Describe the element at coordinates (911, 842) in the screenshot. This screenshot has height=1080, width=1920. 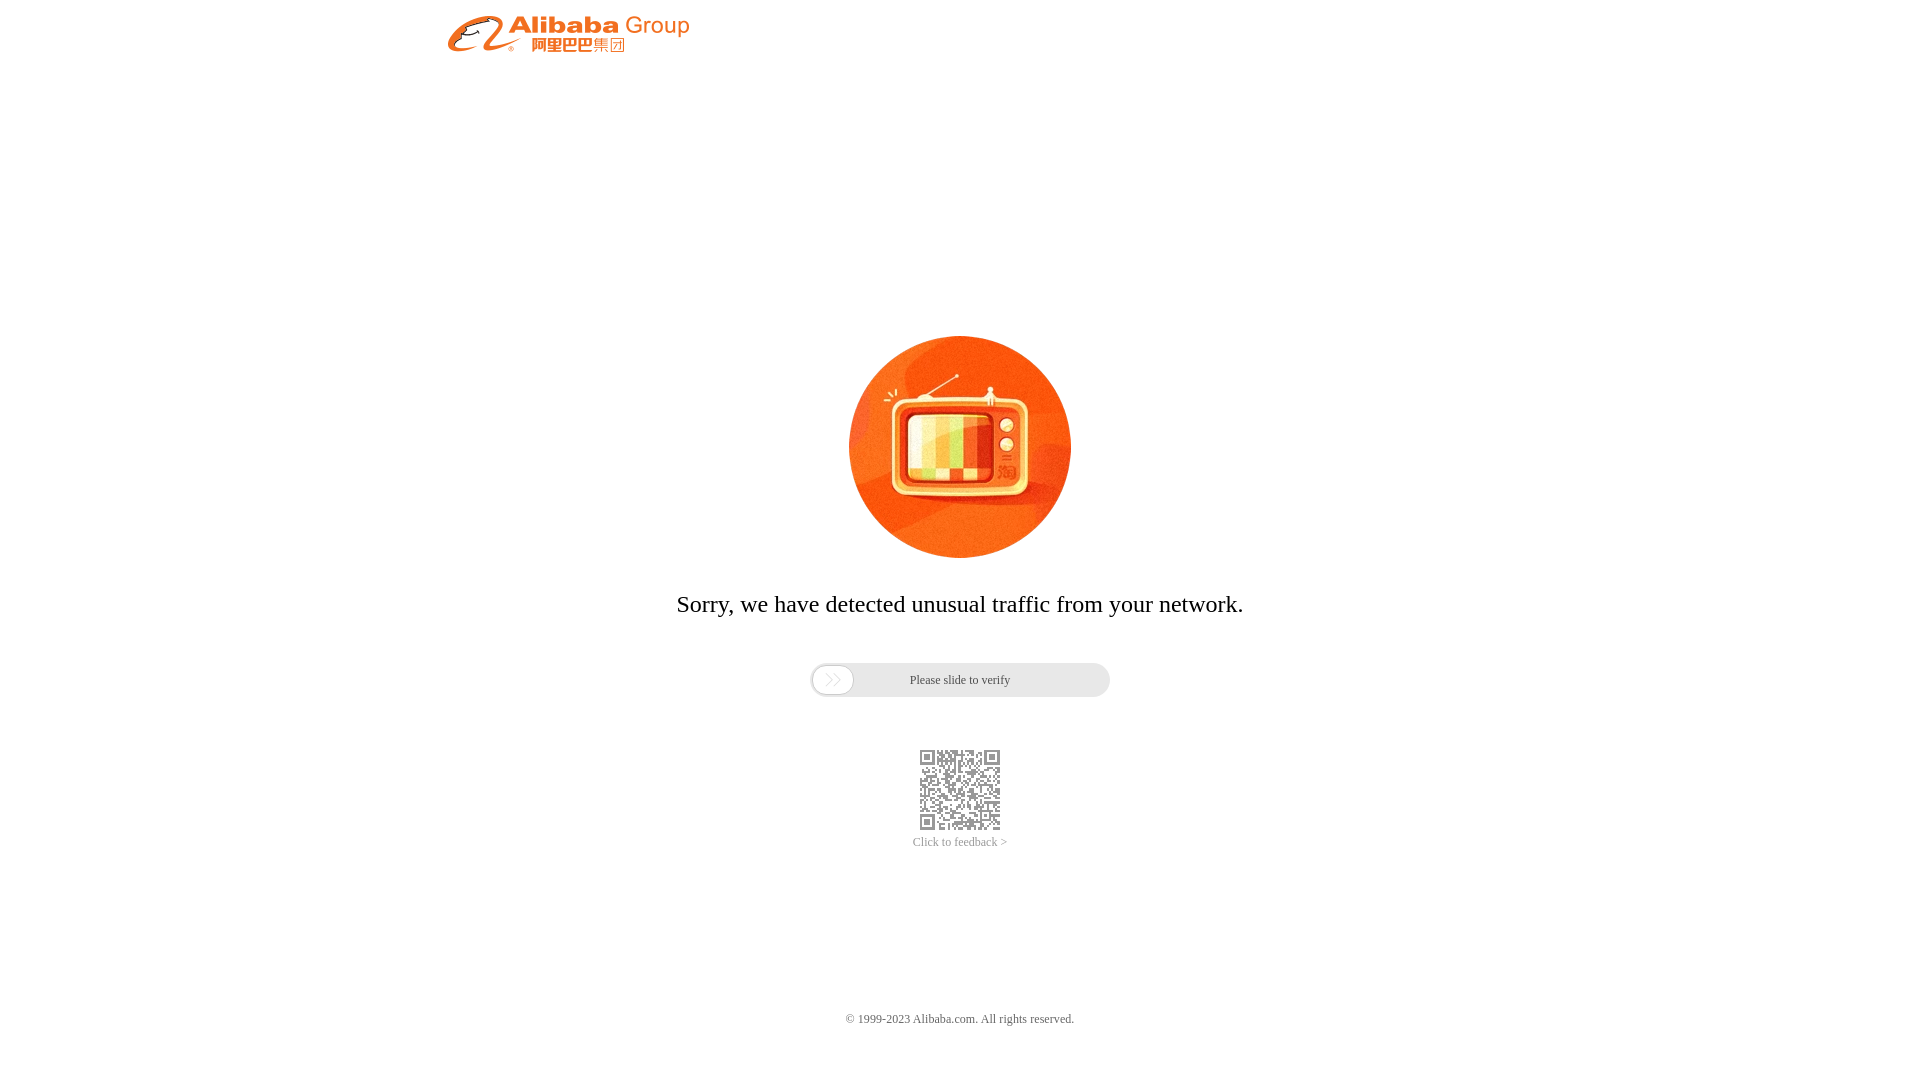
I see `'Click to feedback >'` at that location.